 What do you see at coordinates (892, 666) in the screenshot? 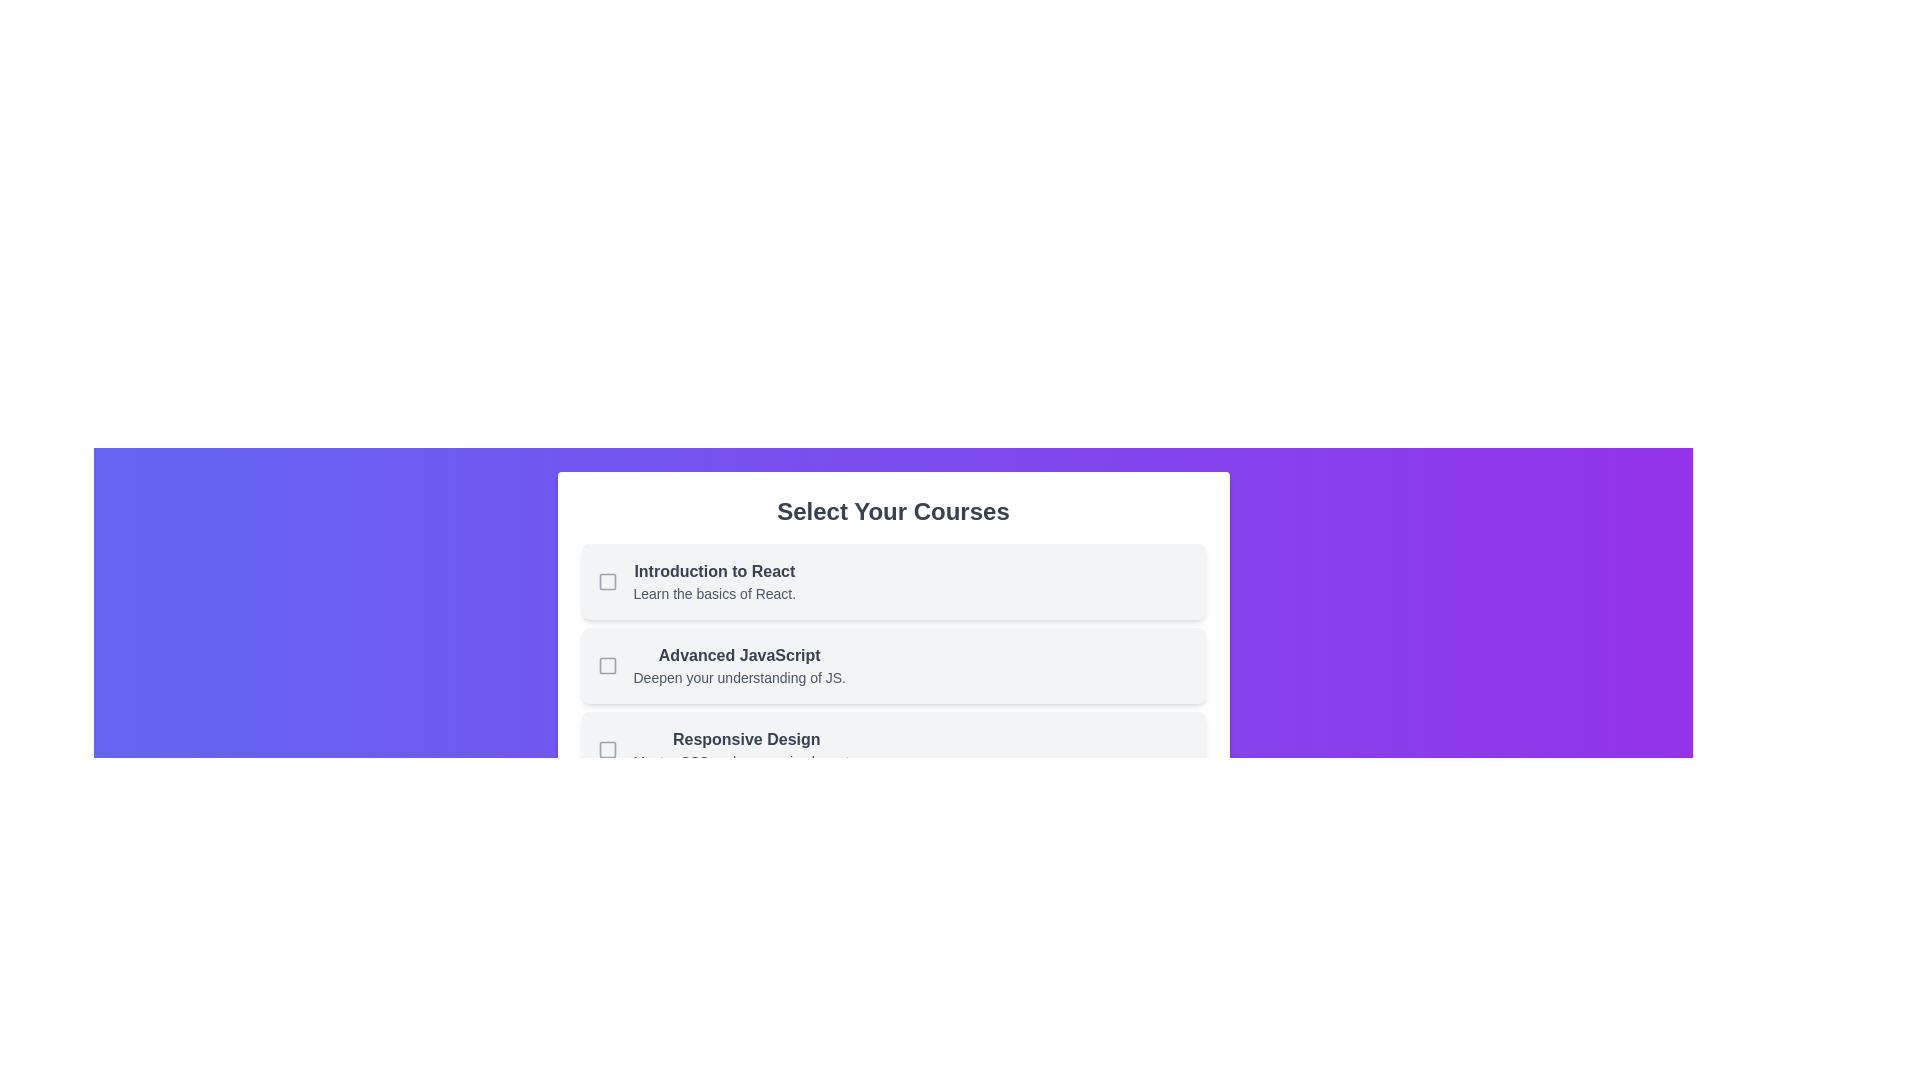
I see `the course Advanced JavaScript by clicking on its corresponding list item` at bounding box center [892, 666].